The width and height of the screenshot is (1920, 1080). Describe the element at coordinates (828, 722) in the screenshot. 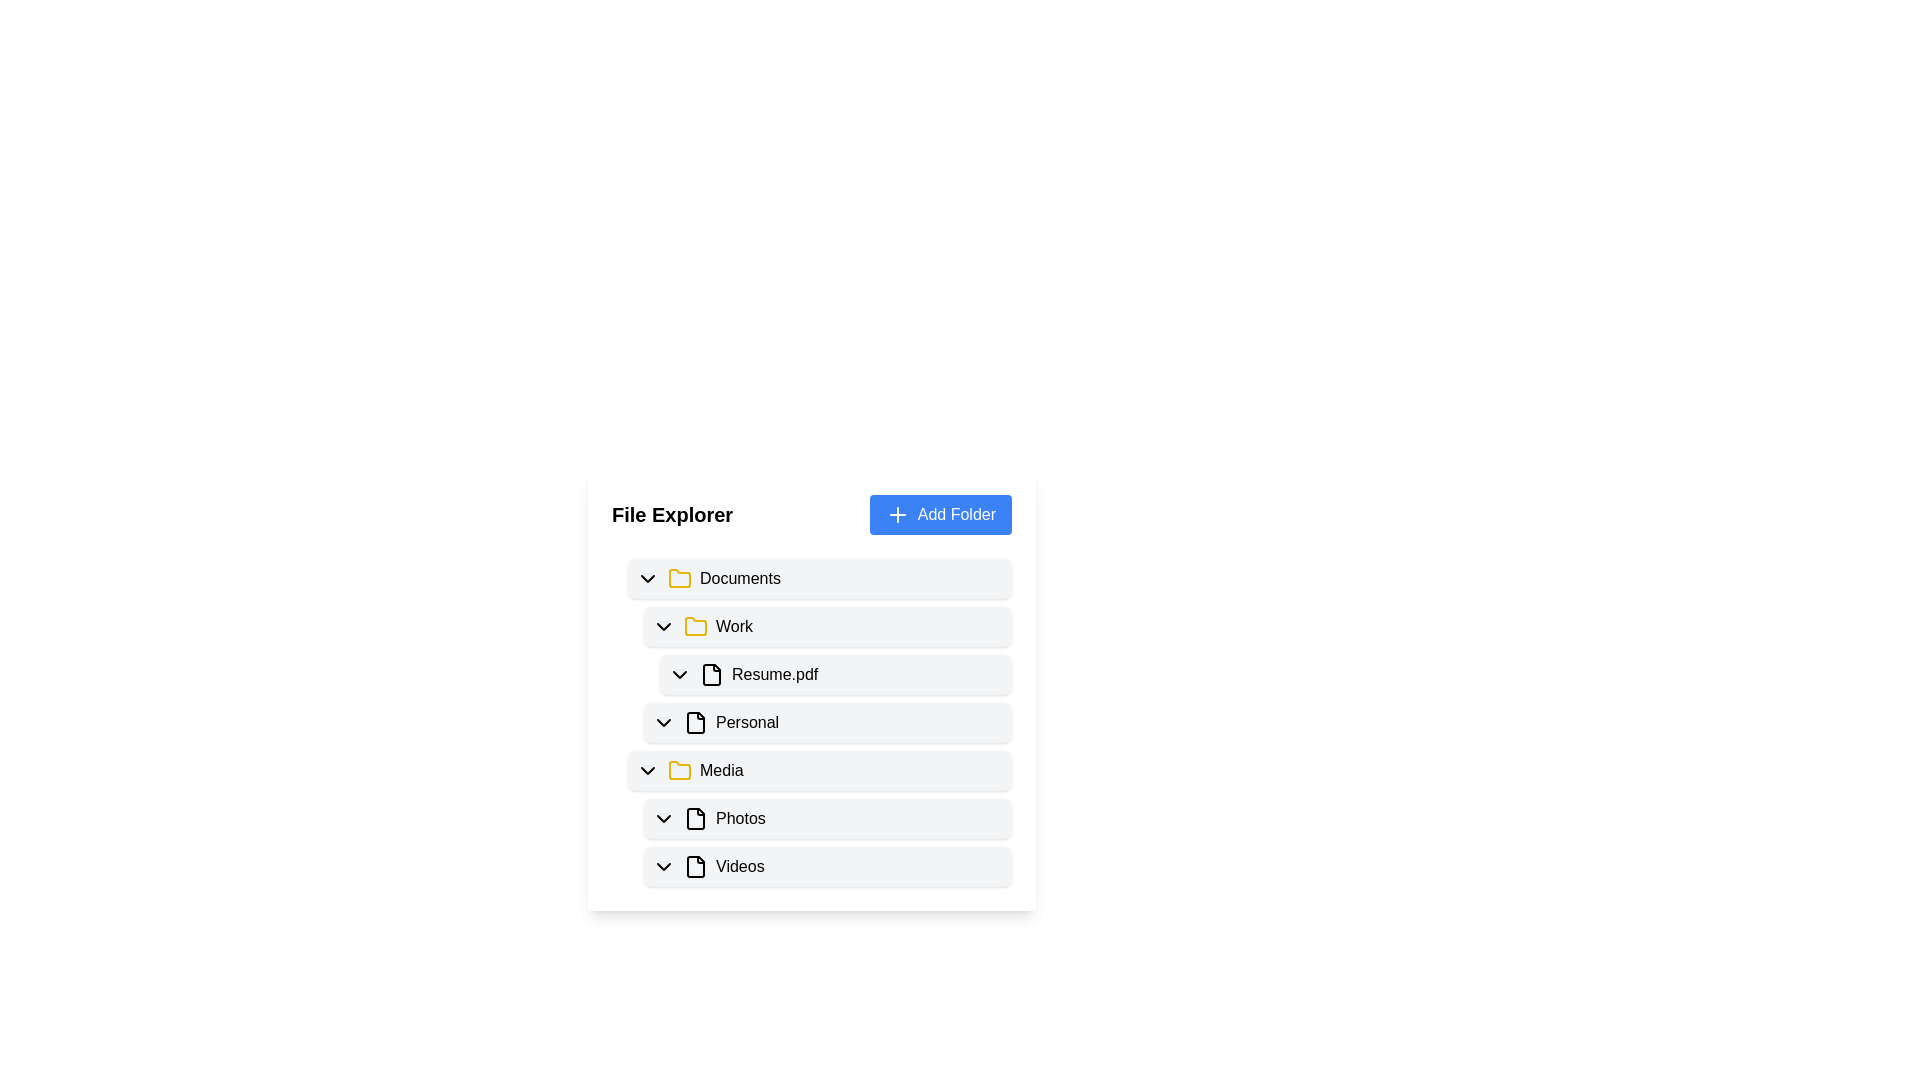

I see `the second list item in the 'Documents > Work' section of the file explorer` at that location.